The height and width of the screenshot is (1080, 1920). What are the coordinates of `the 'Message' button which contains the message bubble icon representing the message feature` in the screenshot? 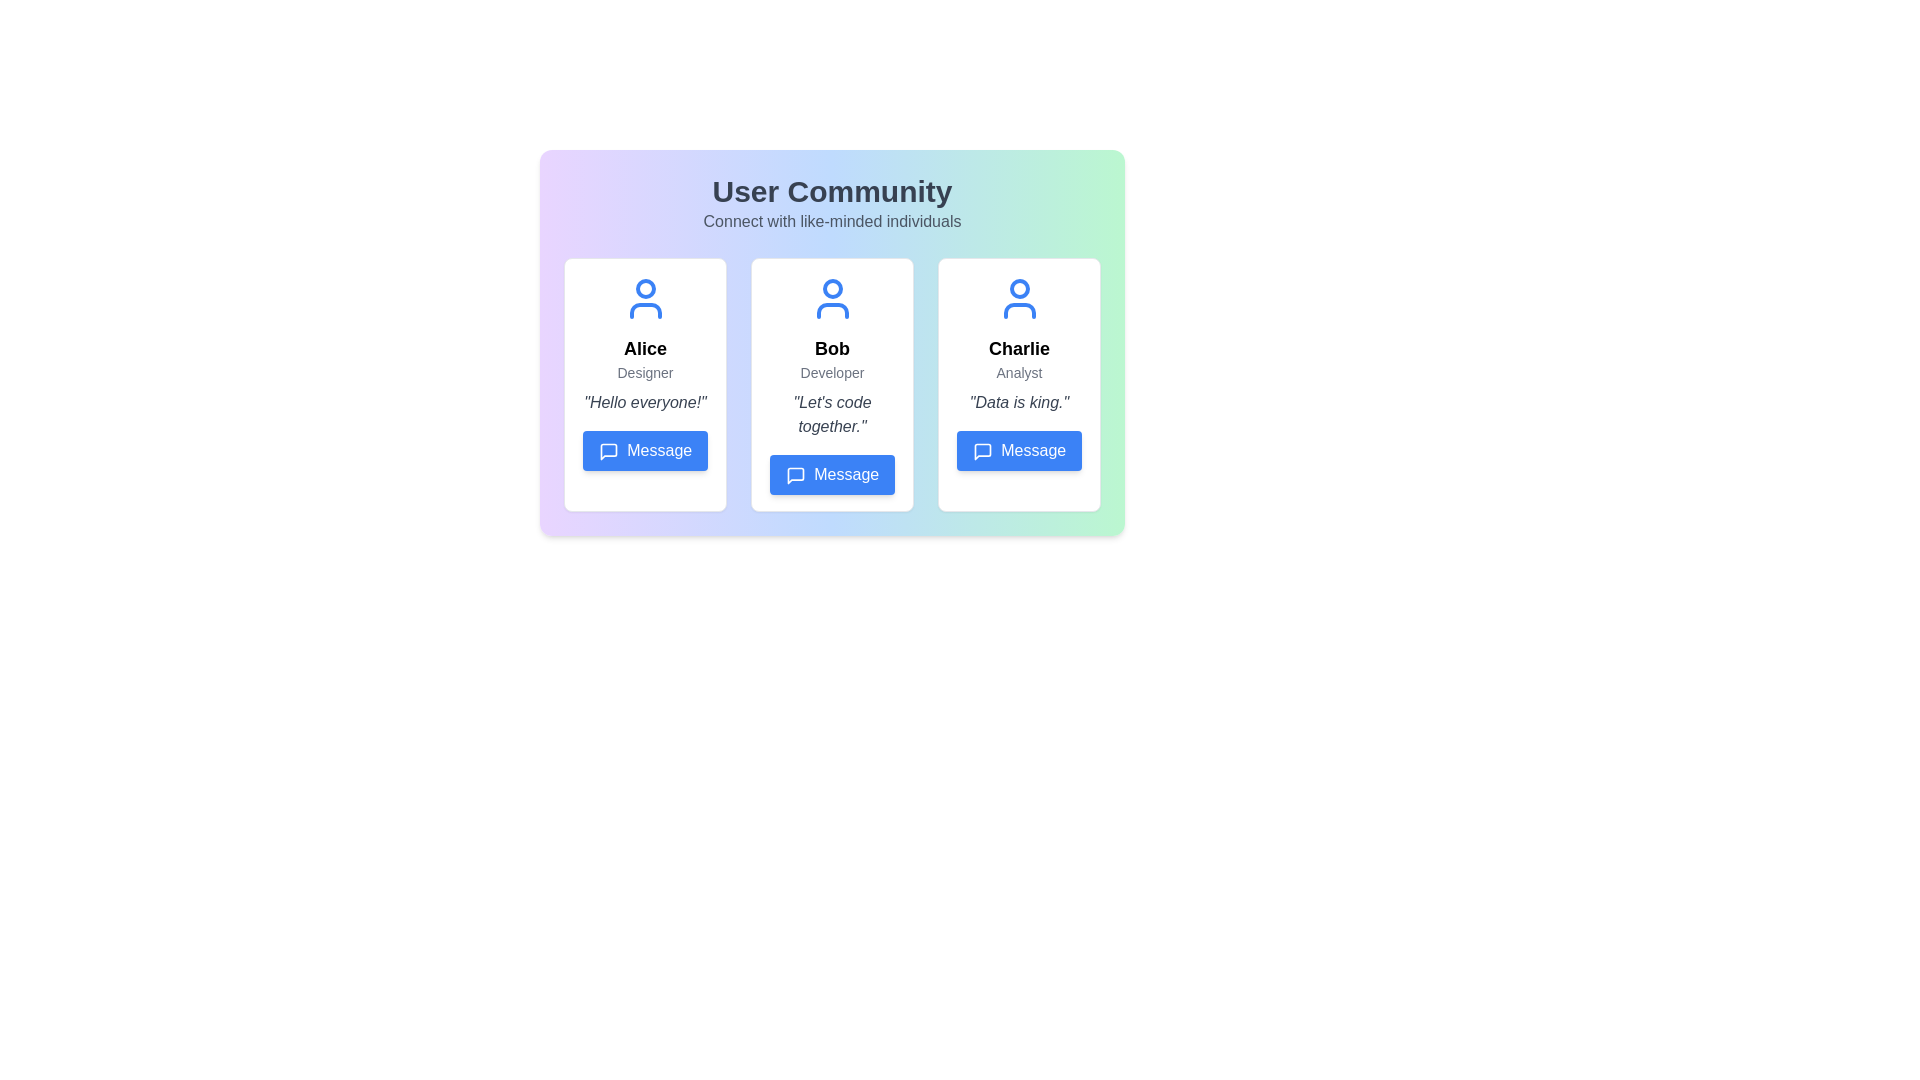 It's located at (607, 451).